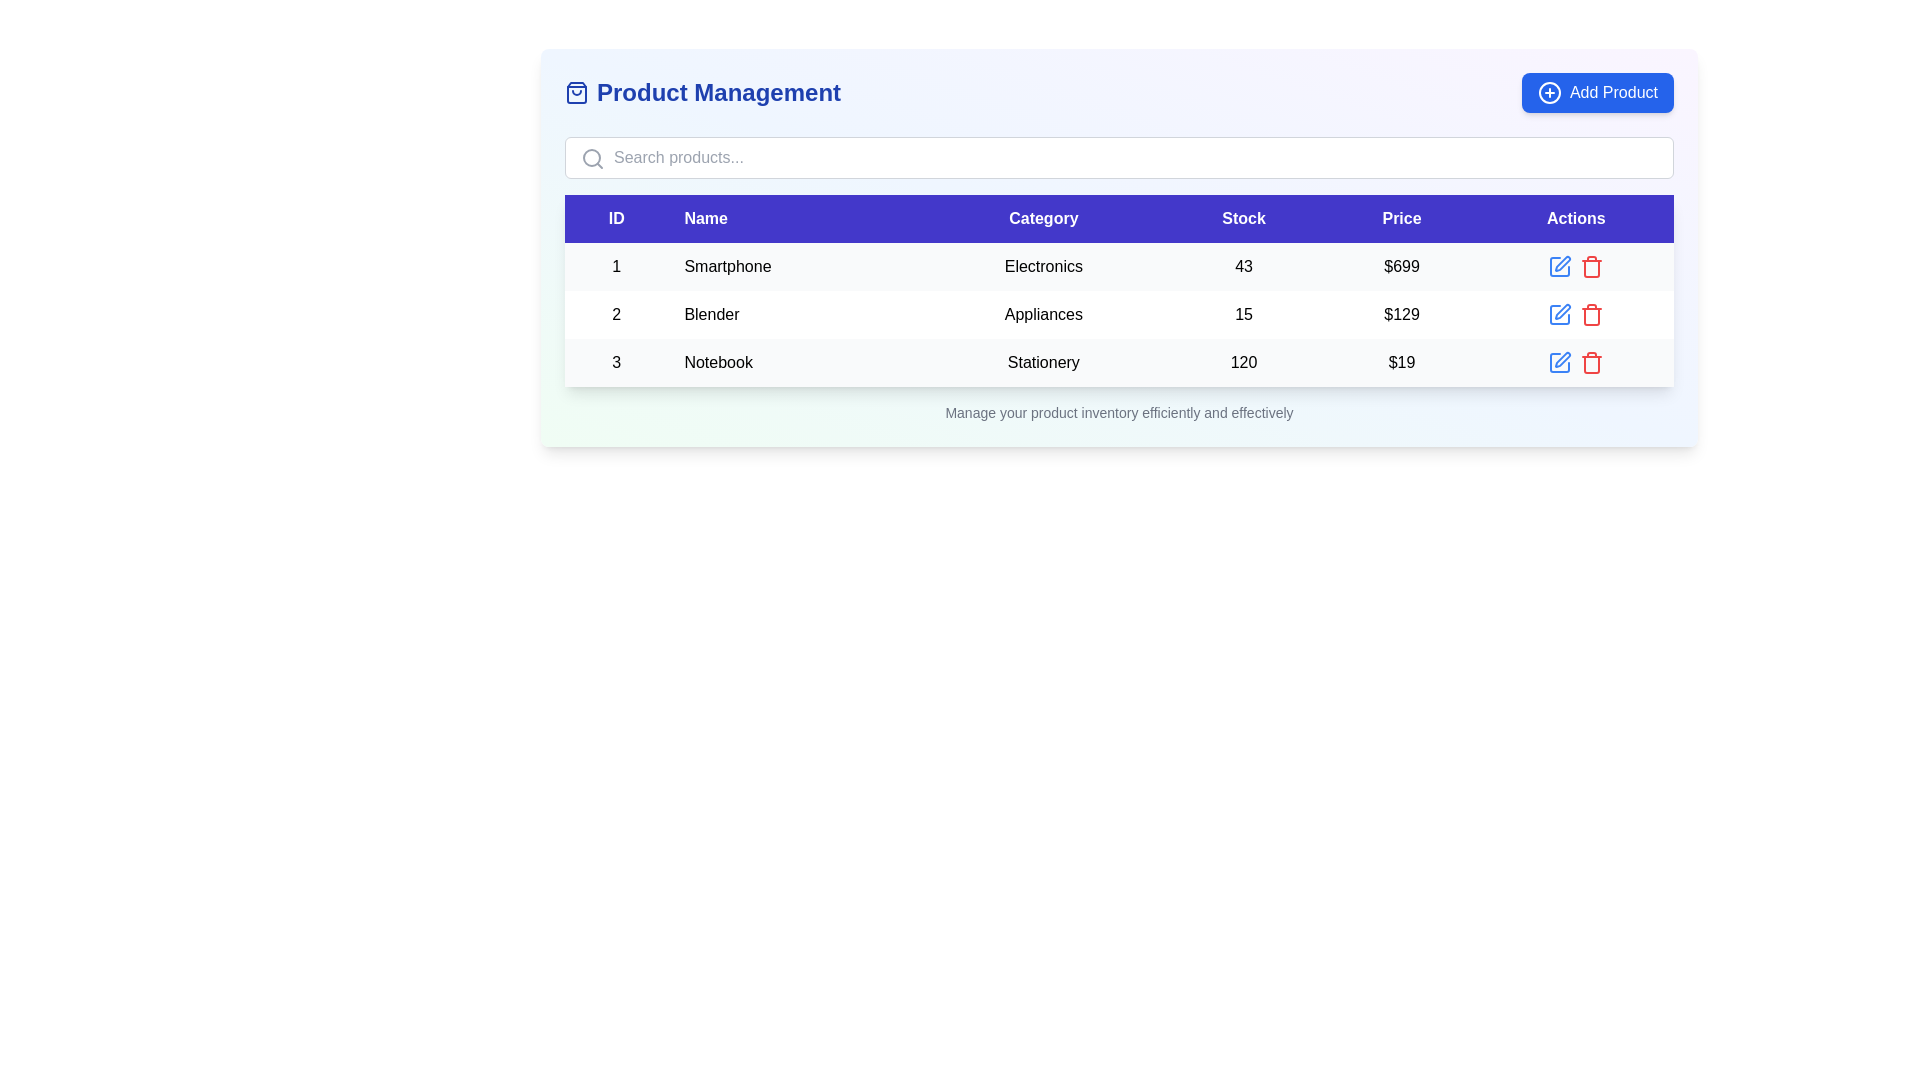 The image size is (1920, 1080). I want to click on the delete icon button, so click(1591, 315).